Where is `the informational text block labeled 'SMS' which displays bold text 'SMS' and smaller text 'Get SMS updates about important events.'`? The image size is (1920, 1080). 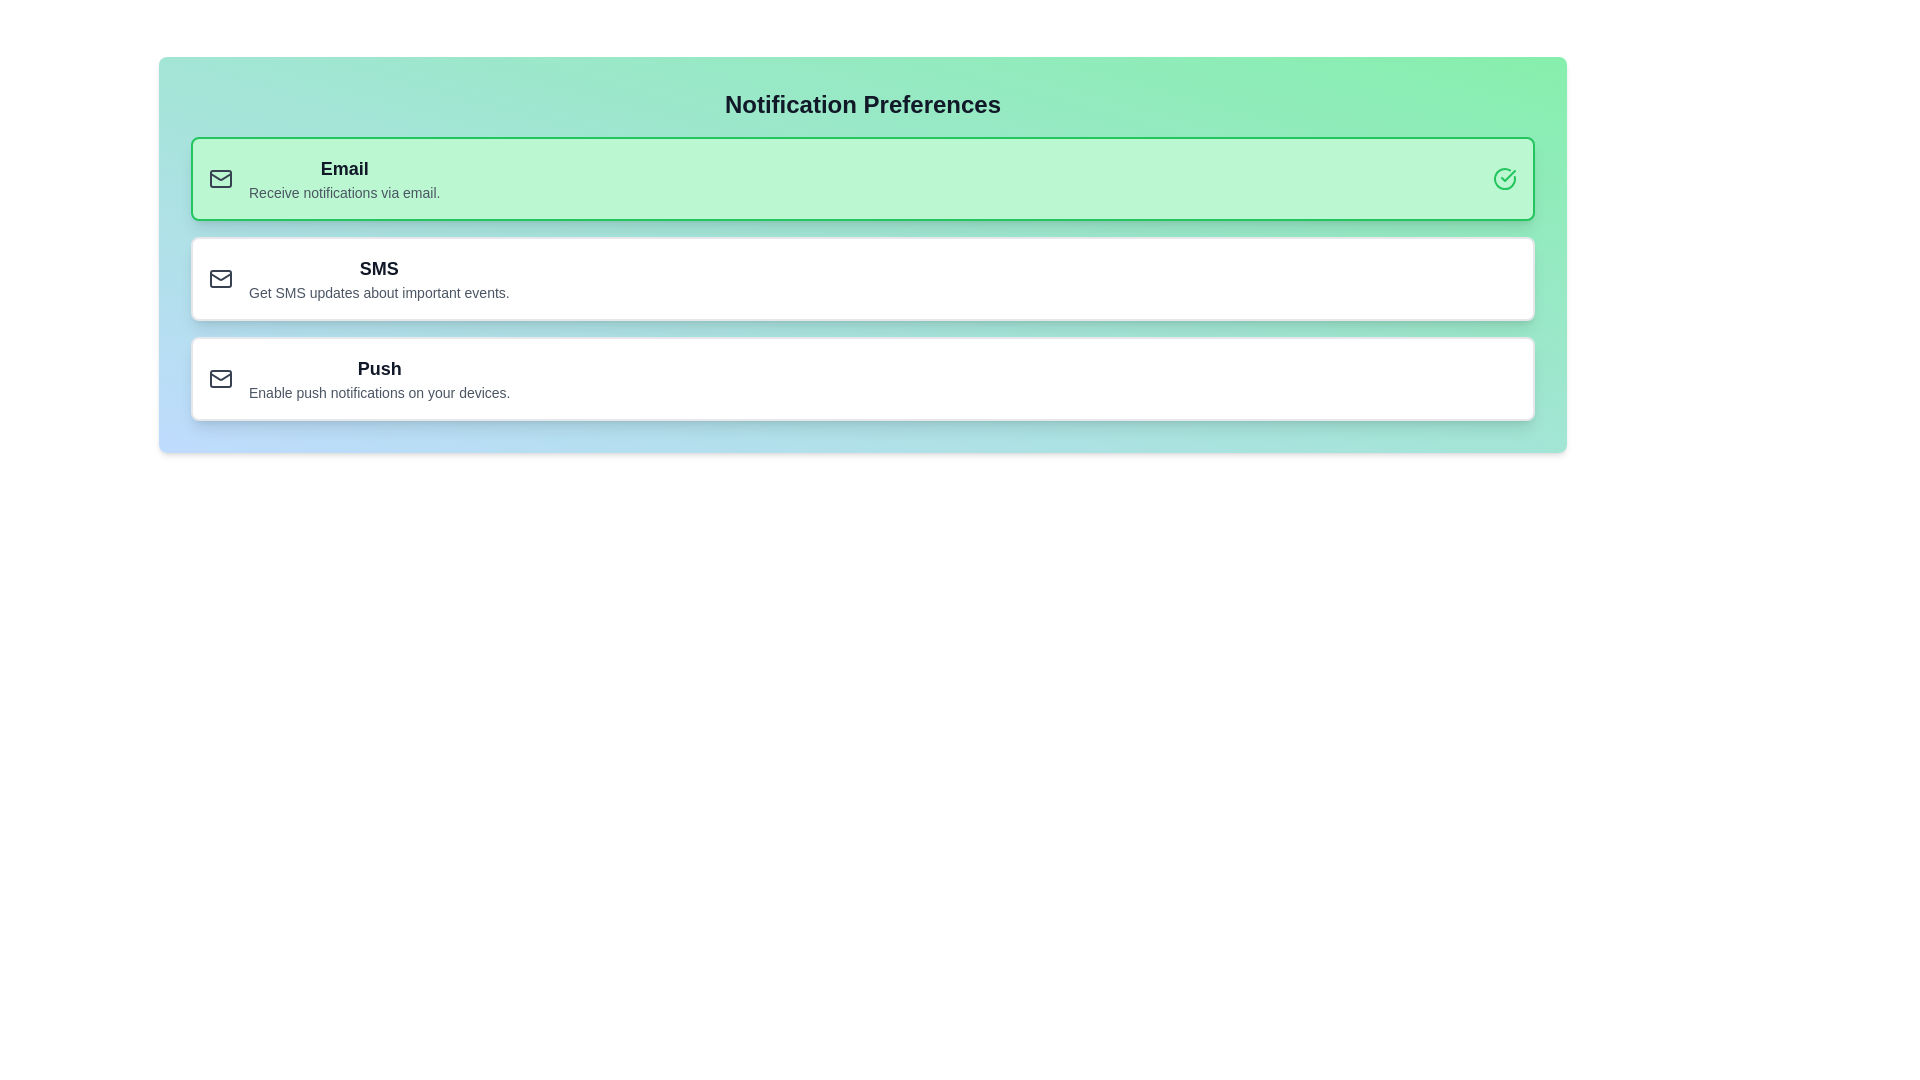
the informational text block labeled 'SMS' which displays bold text 'SMS' and smaller text 'Get SMS updates about important events.' is located at coordinates (379, 278).